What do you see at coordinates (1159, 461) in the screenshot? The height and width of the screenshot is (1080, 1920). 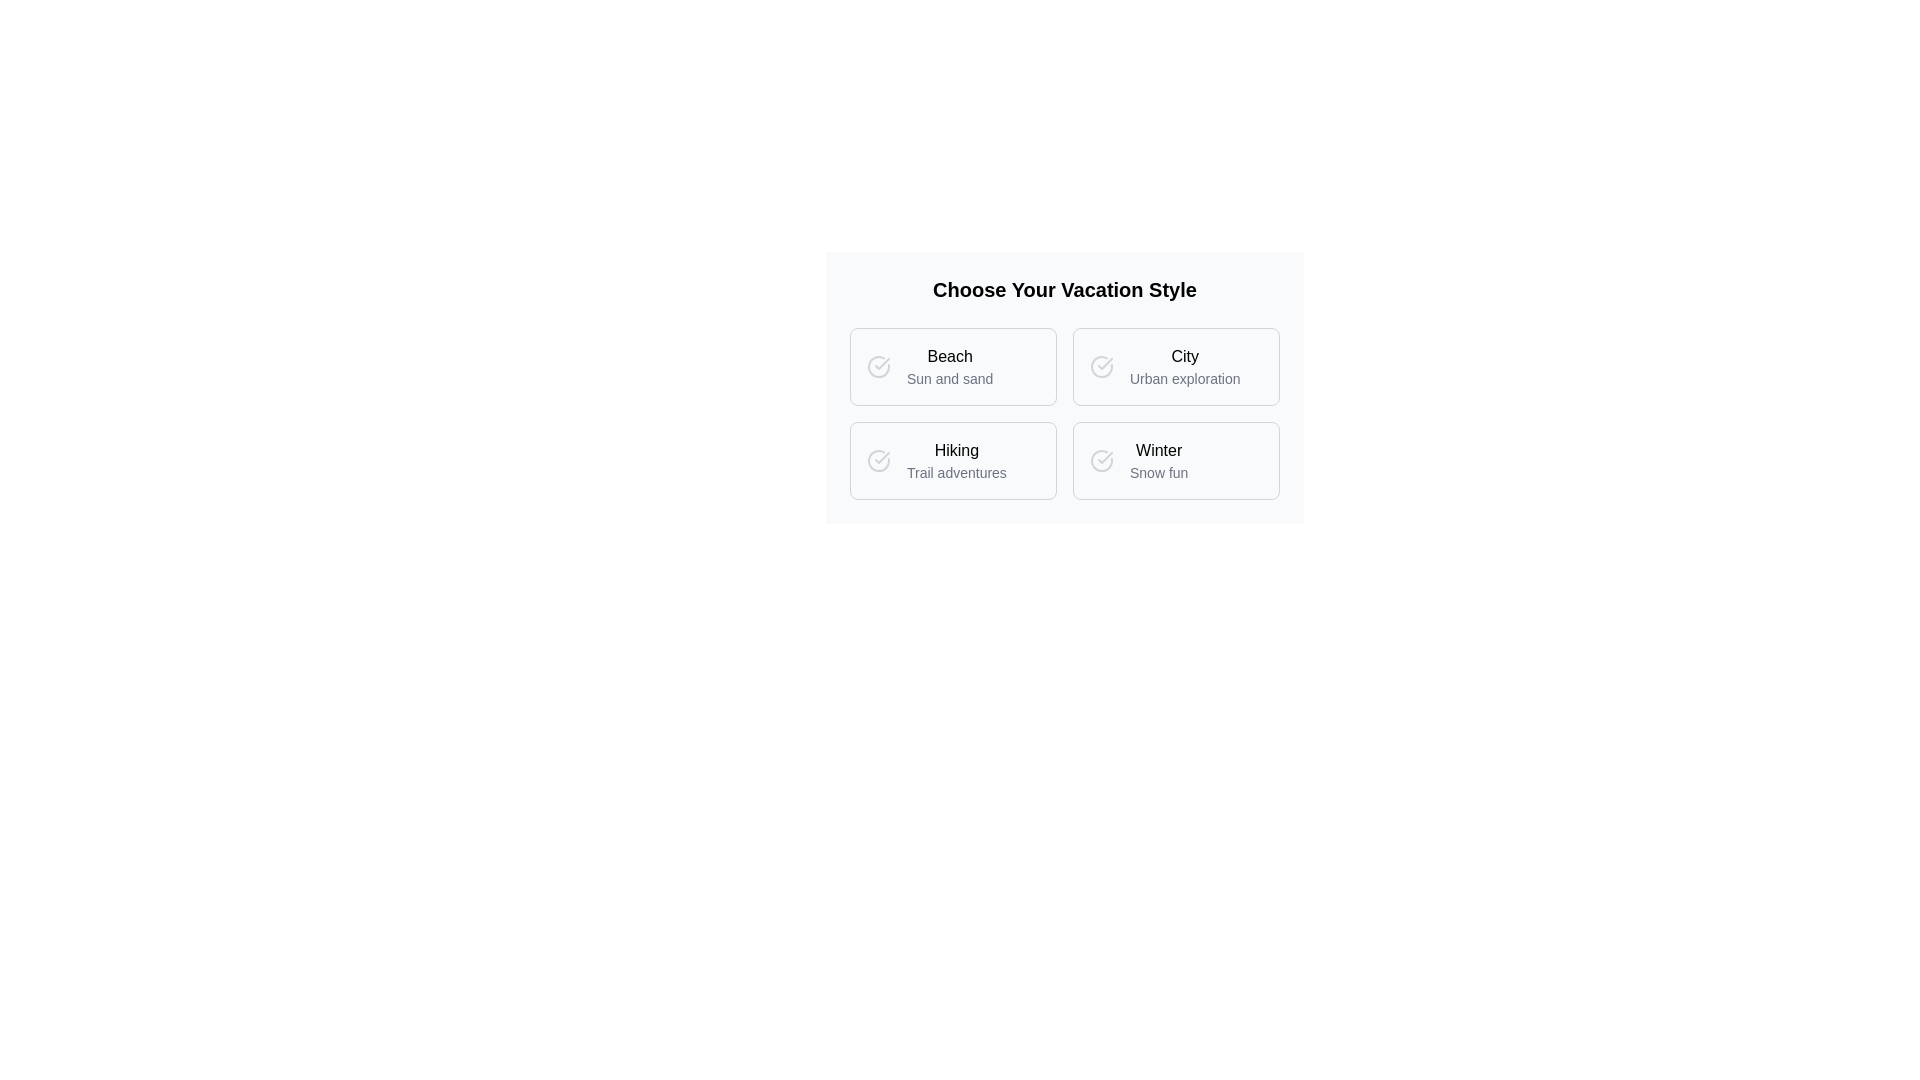 I see `the 'Winter' text display block that provides information about the 'Winter' vacation style option, located at the bottom-right of a 2x2 grid layout` at bounding box center [1159, 461].